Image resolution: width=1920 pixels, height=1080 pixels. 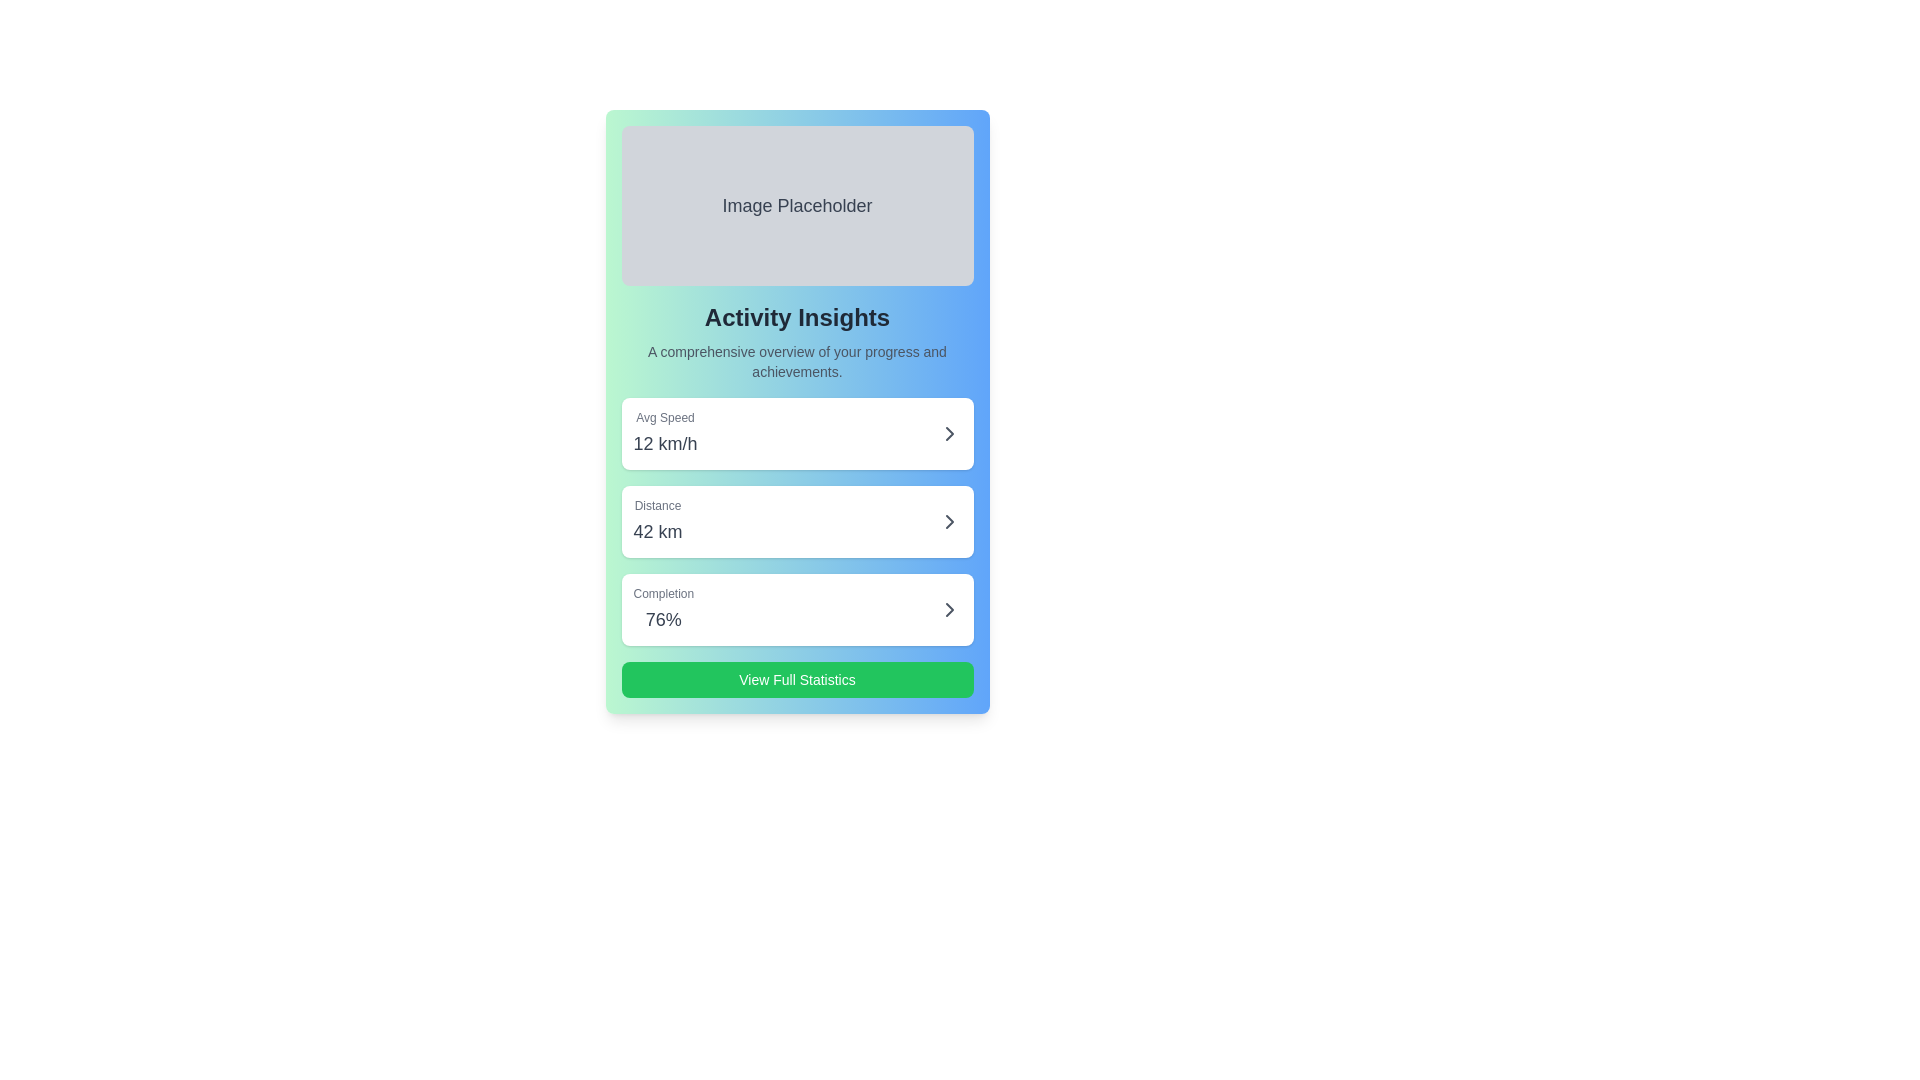 I want to click on the 'Avg Speed' label that displays the text in a small font and light gray color, located above the numeric value '12 km/h' in the activity statistics section, so click(x=665, y=416).